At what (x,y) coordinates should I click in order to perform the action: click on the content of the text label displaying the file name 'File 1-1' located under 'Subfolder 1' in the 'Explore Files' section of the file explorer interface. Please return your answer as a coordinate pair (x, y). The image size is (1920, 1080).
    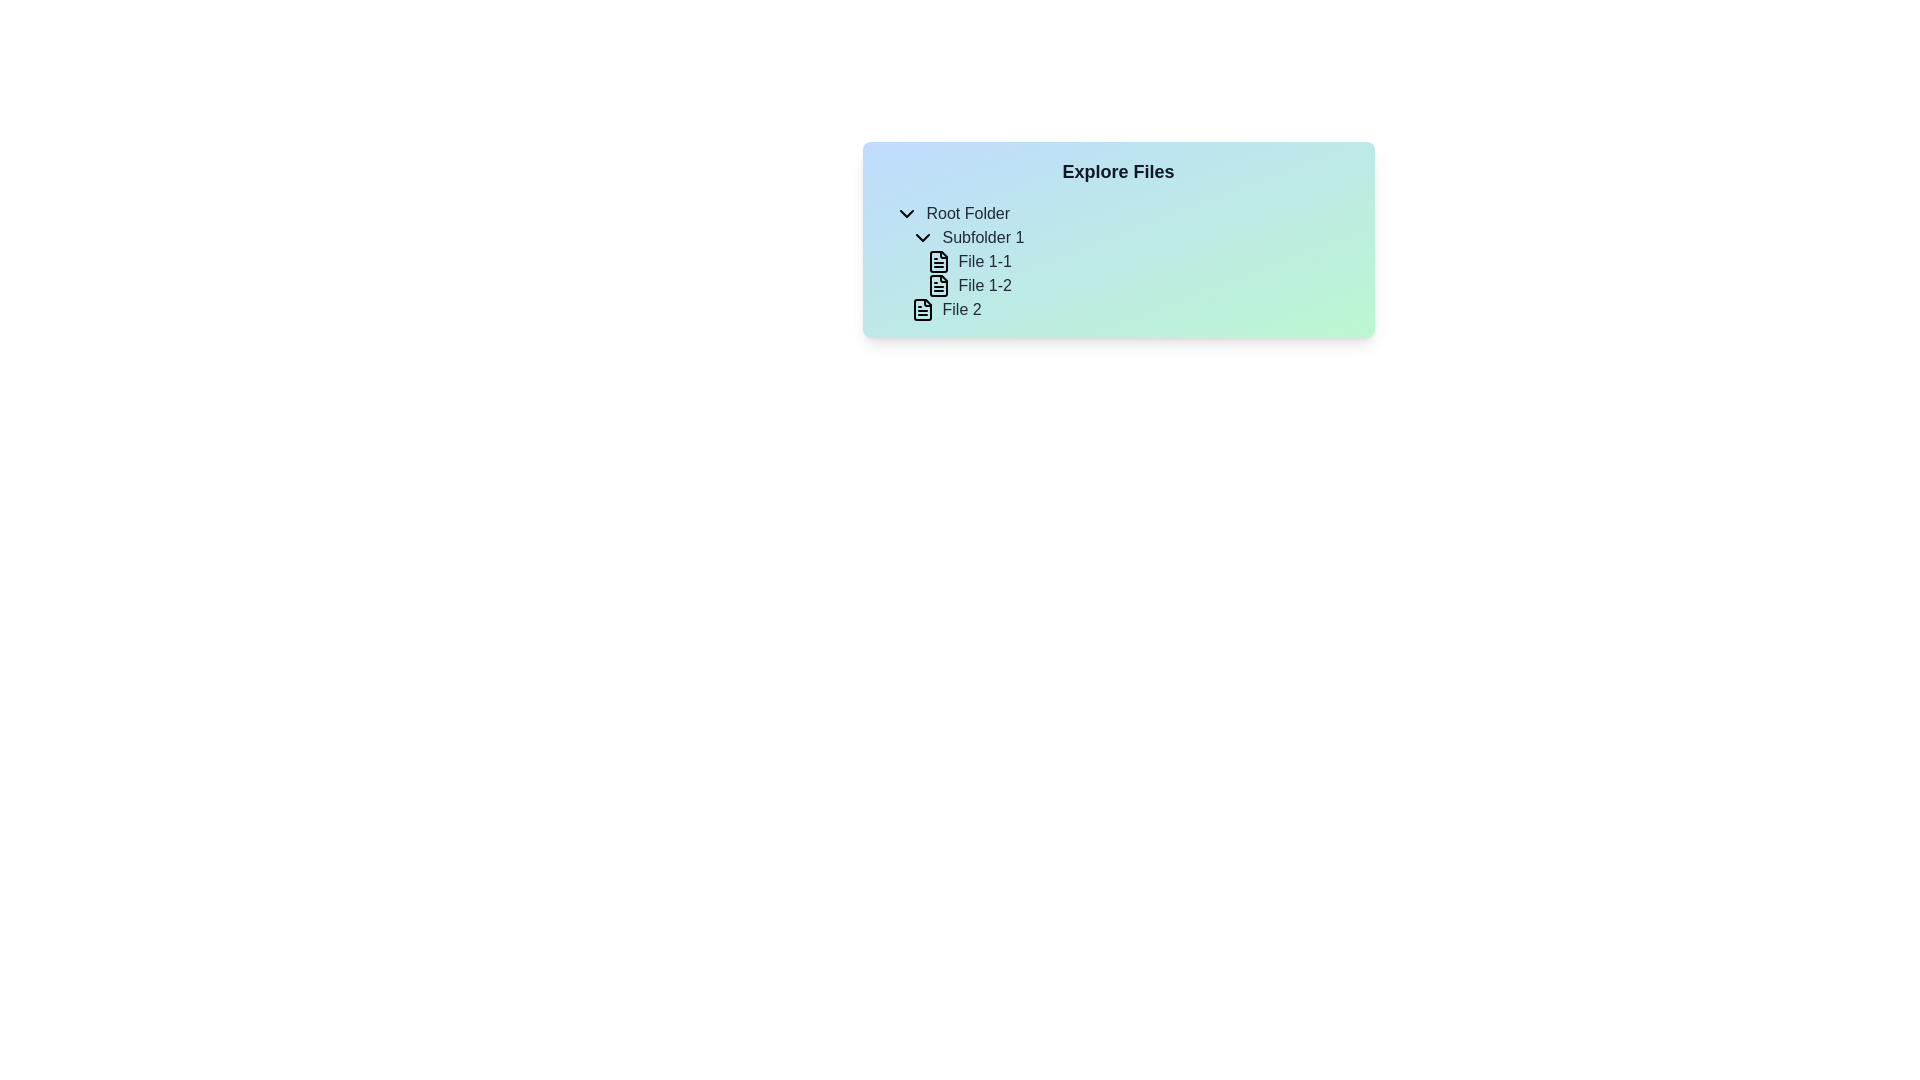
    Looking at the image, I should click on (985, 261).